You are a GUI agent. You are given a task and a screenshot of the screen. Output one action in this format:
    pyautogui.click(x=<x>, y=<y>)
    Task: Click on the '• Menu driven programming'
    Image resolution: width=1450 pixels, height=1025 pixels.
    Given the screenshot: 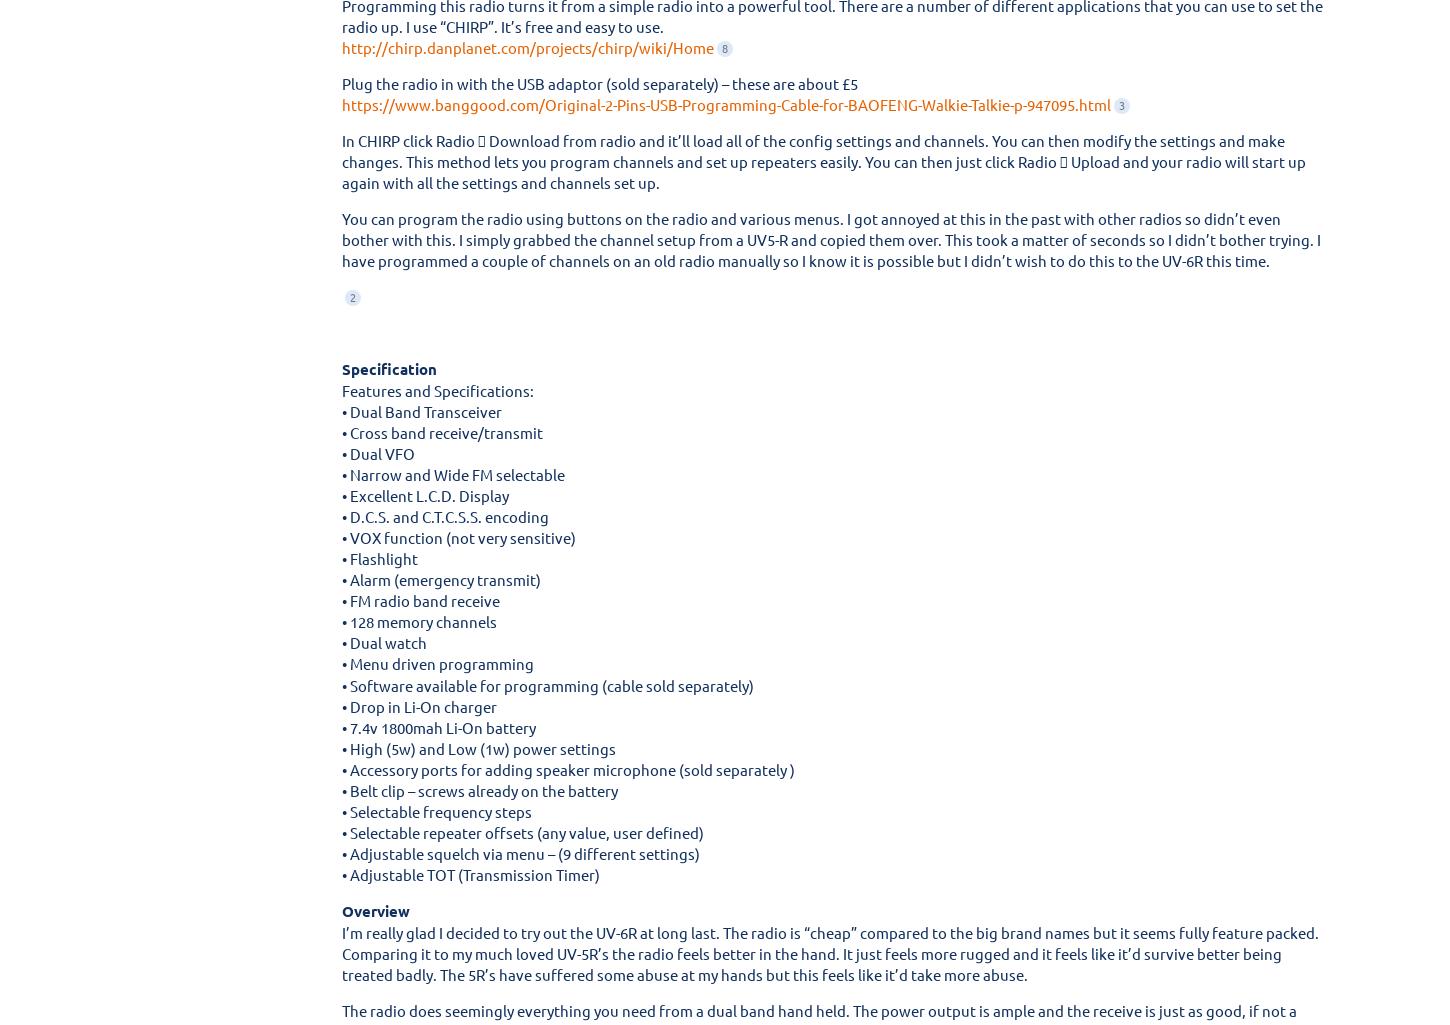 What is the action you would take?
    pyautogui.click(x=437, y=663)
    